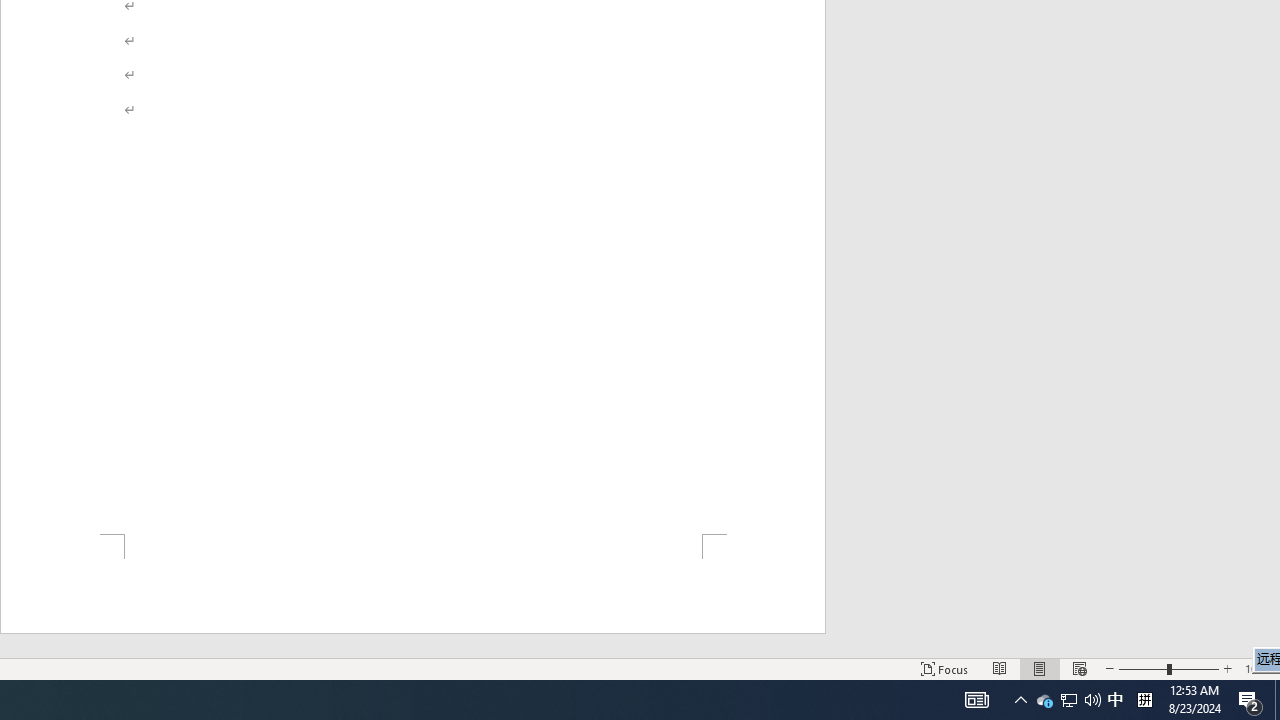  What do you see at coordinates (943, 669) in the screenshot?
I see `'Focus '` at bounding box center [943, 669].